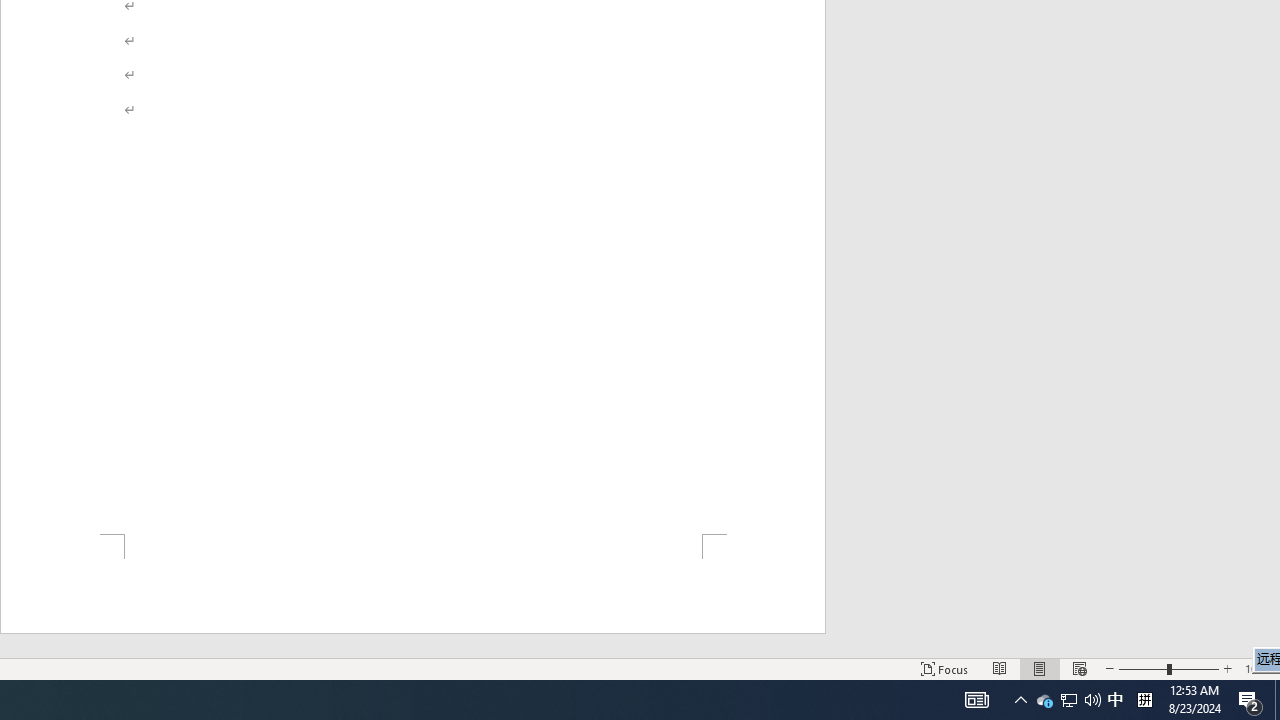  What do you see at coordinates (943, 669) in the screenshot?
I see `'Focus '` at bounding box center [943, 669].